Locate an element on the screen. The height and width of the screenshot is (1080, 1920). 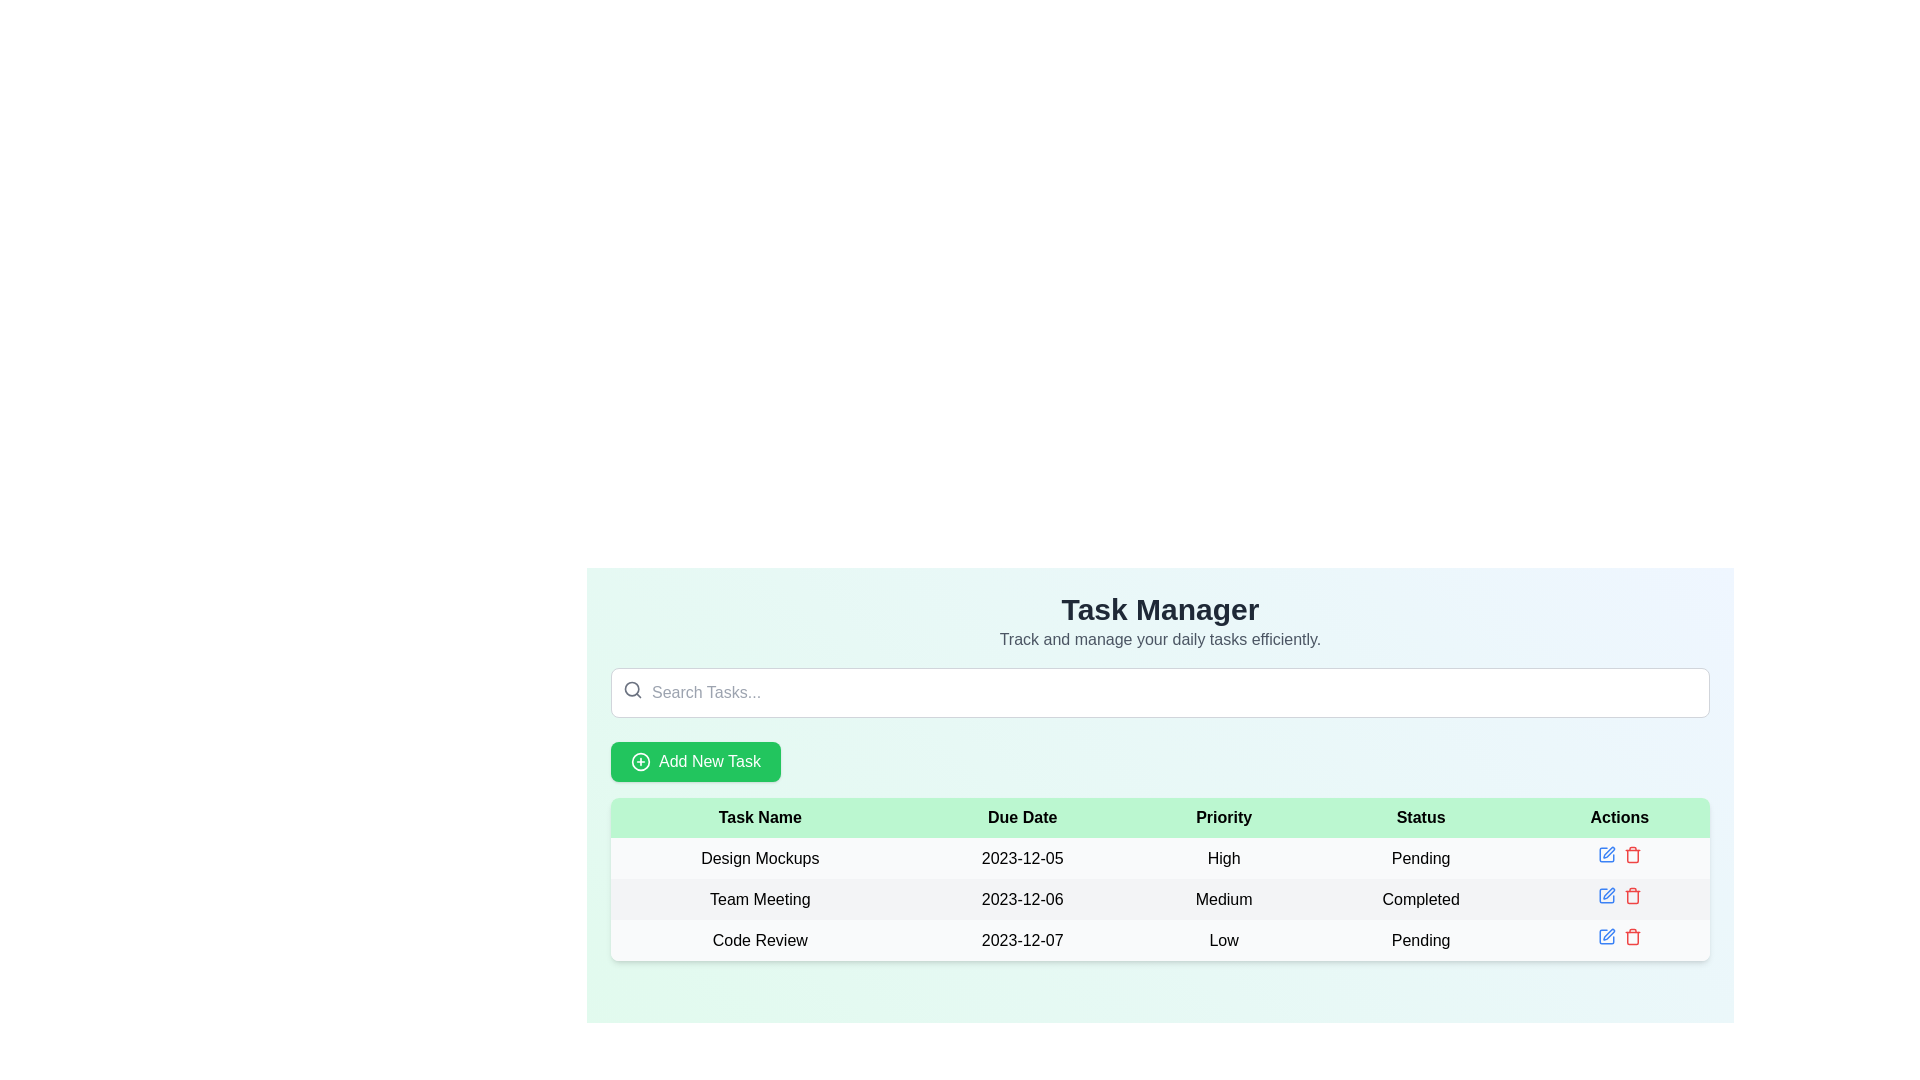
the 'Pending' label displayed in bold within the 'Status' column of the table, located in the third row corresponding to the task 'Code Review' is located at coordinates (1420, 940).